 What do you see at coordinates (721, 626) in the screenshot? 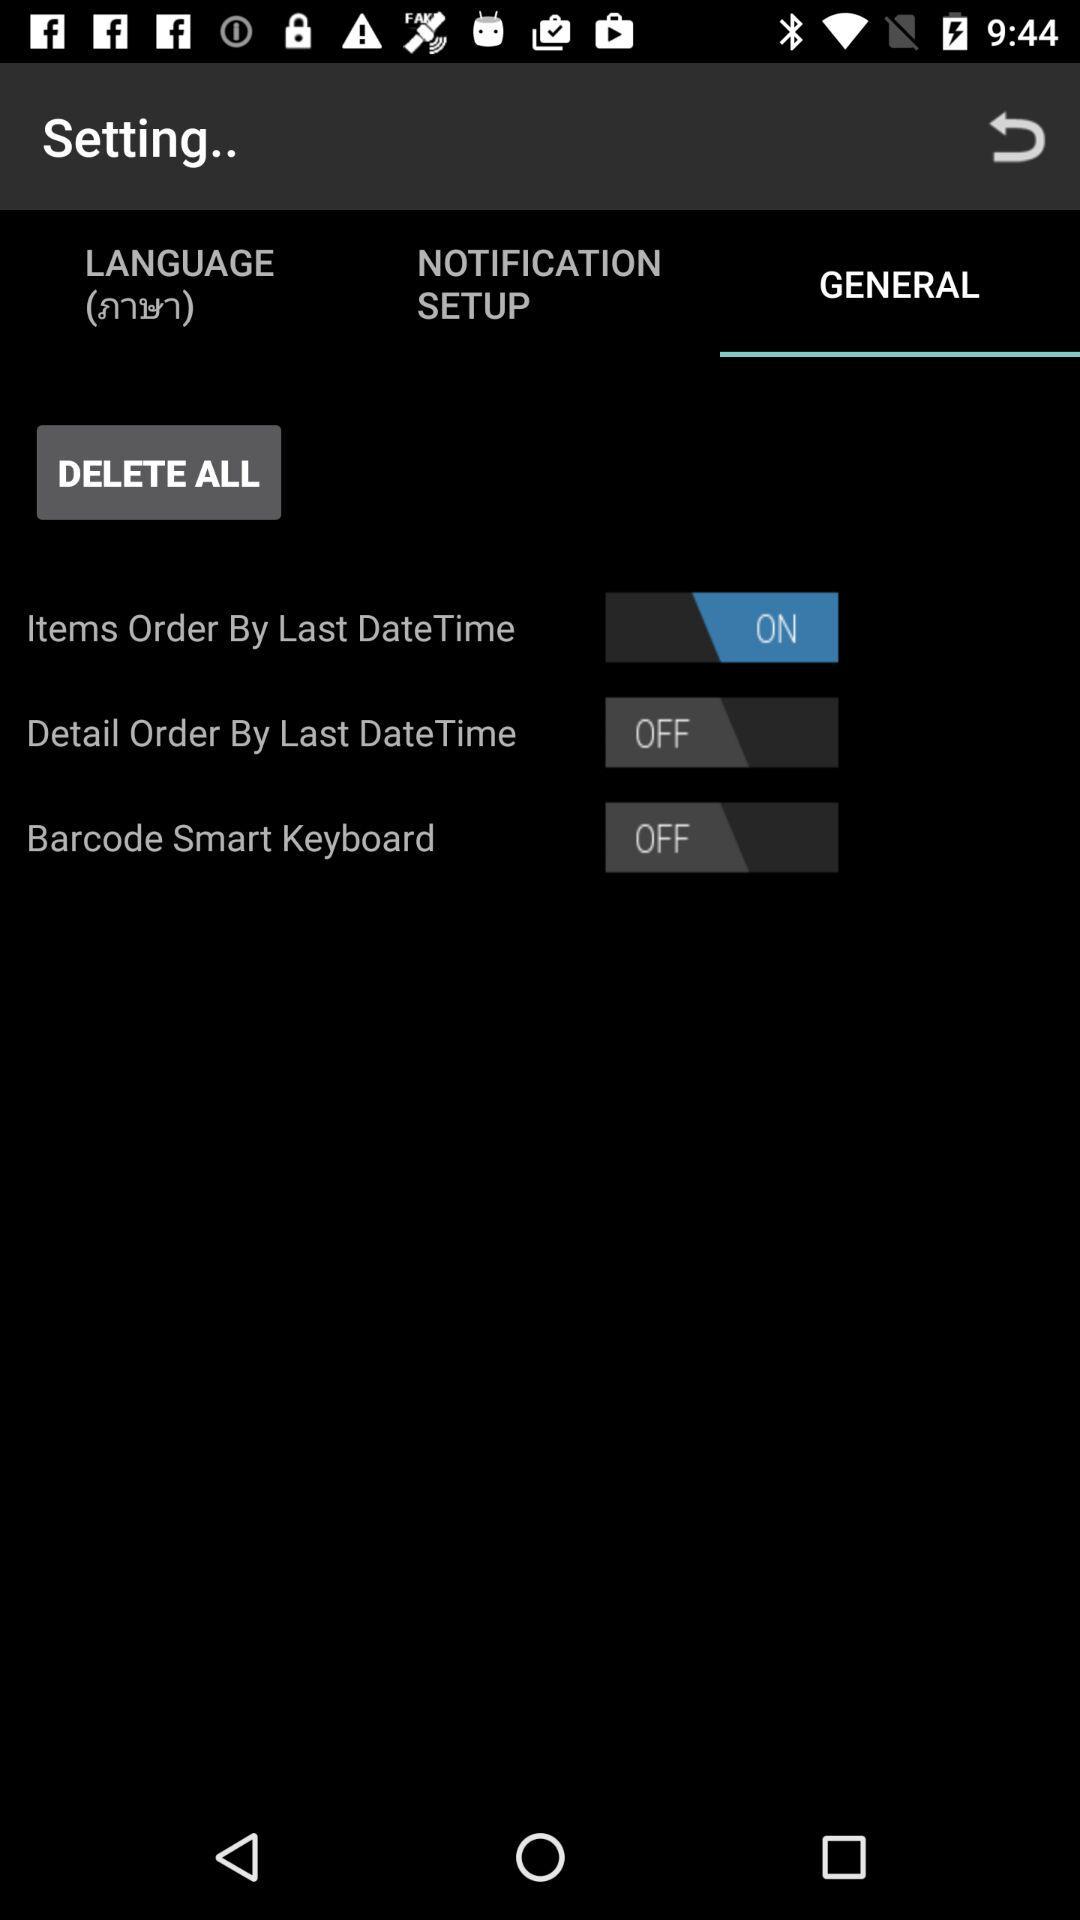
I see `i can turn on or off notifications listed by last date time` at bounding box center [721, 626].